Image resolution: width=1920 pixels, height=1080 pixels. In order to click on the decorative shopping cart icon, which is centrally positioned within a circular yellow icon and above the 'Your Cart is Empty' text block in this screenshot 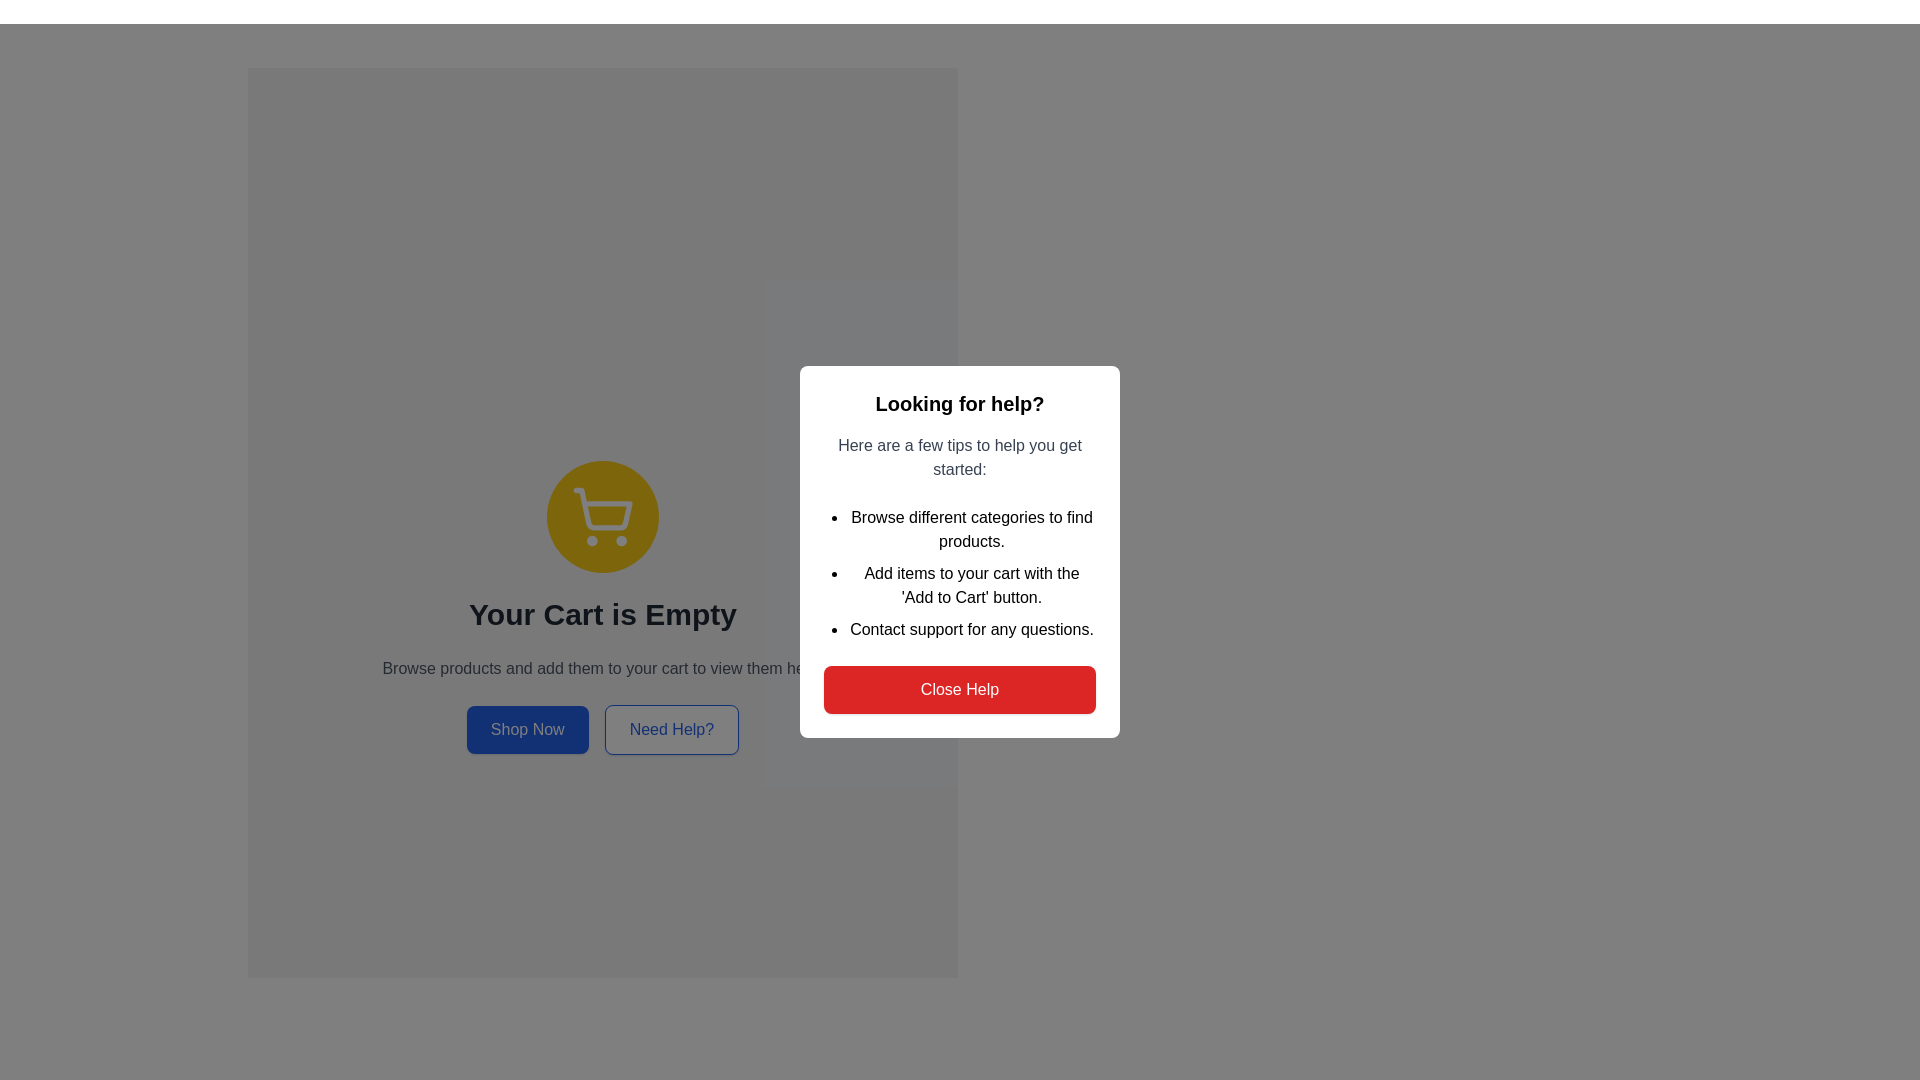, I will do `click(602, 508)`.